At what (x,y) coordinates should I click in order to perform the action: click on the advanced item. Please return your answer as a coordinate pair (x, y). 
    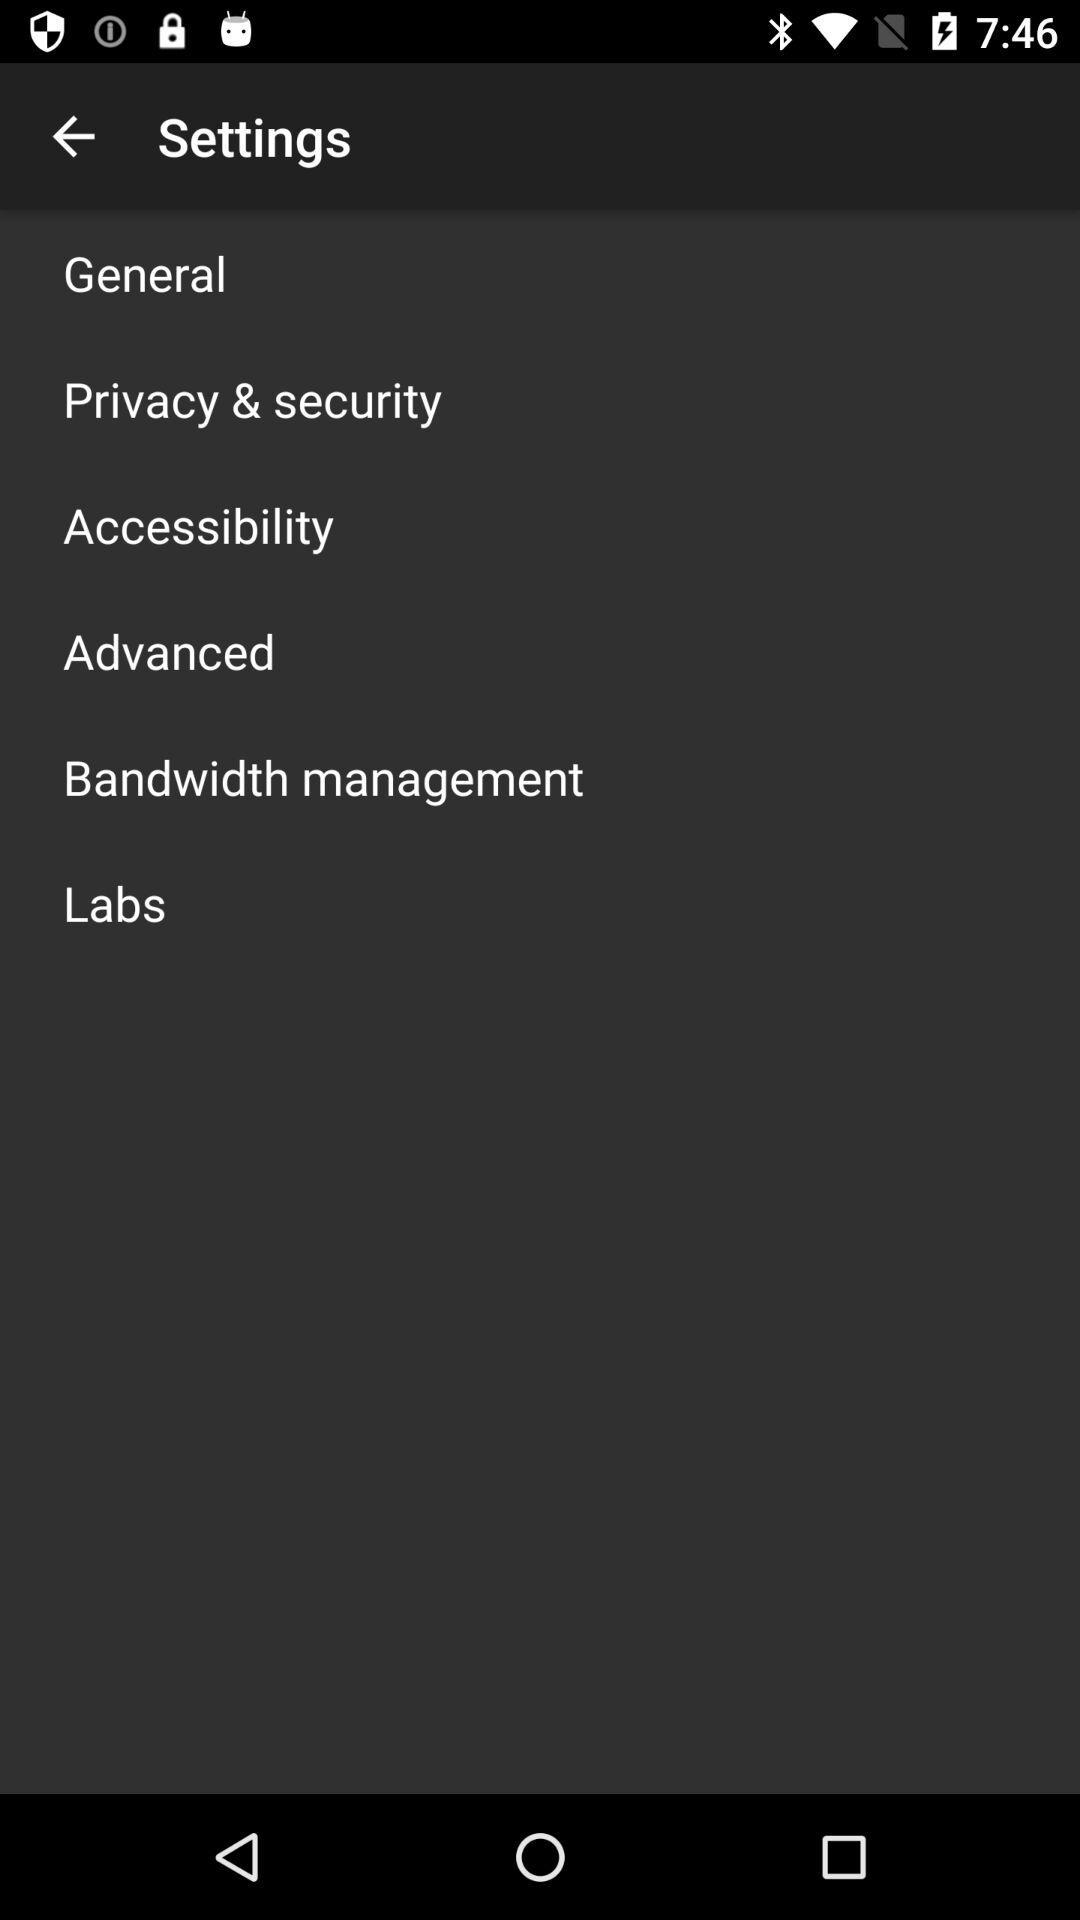
    Looking at the image, I should click on (168, 651).